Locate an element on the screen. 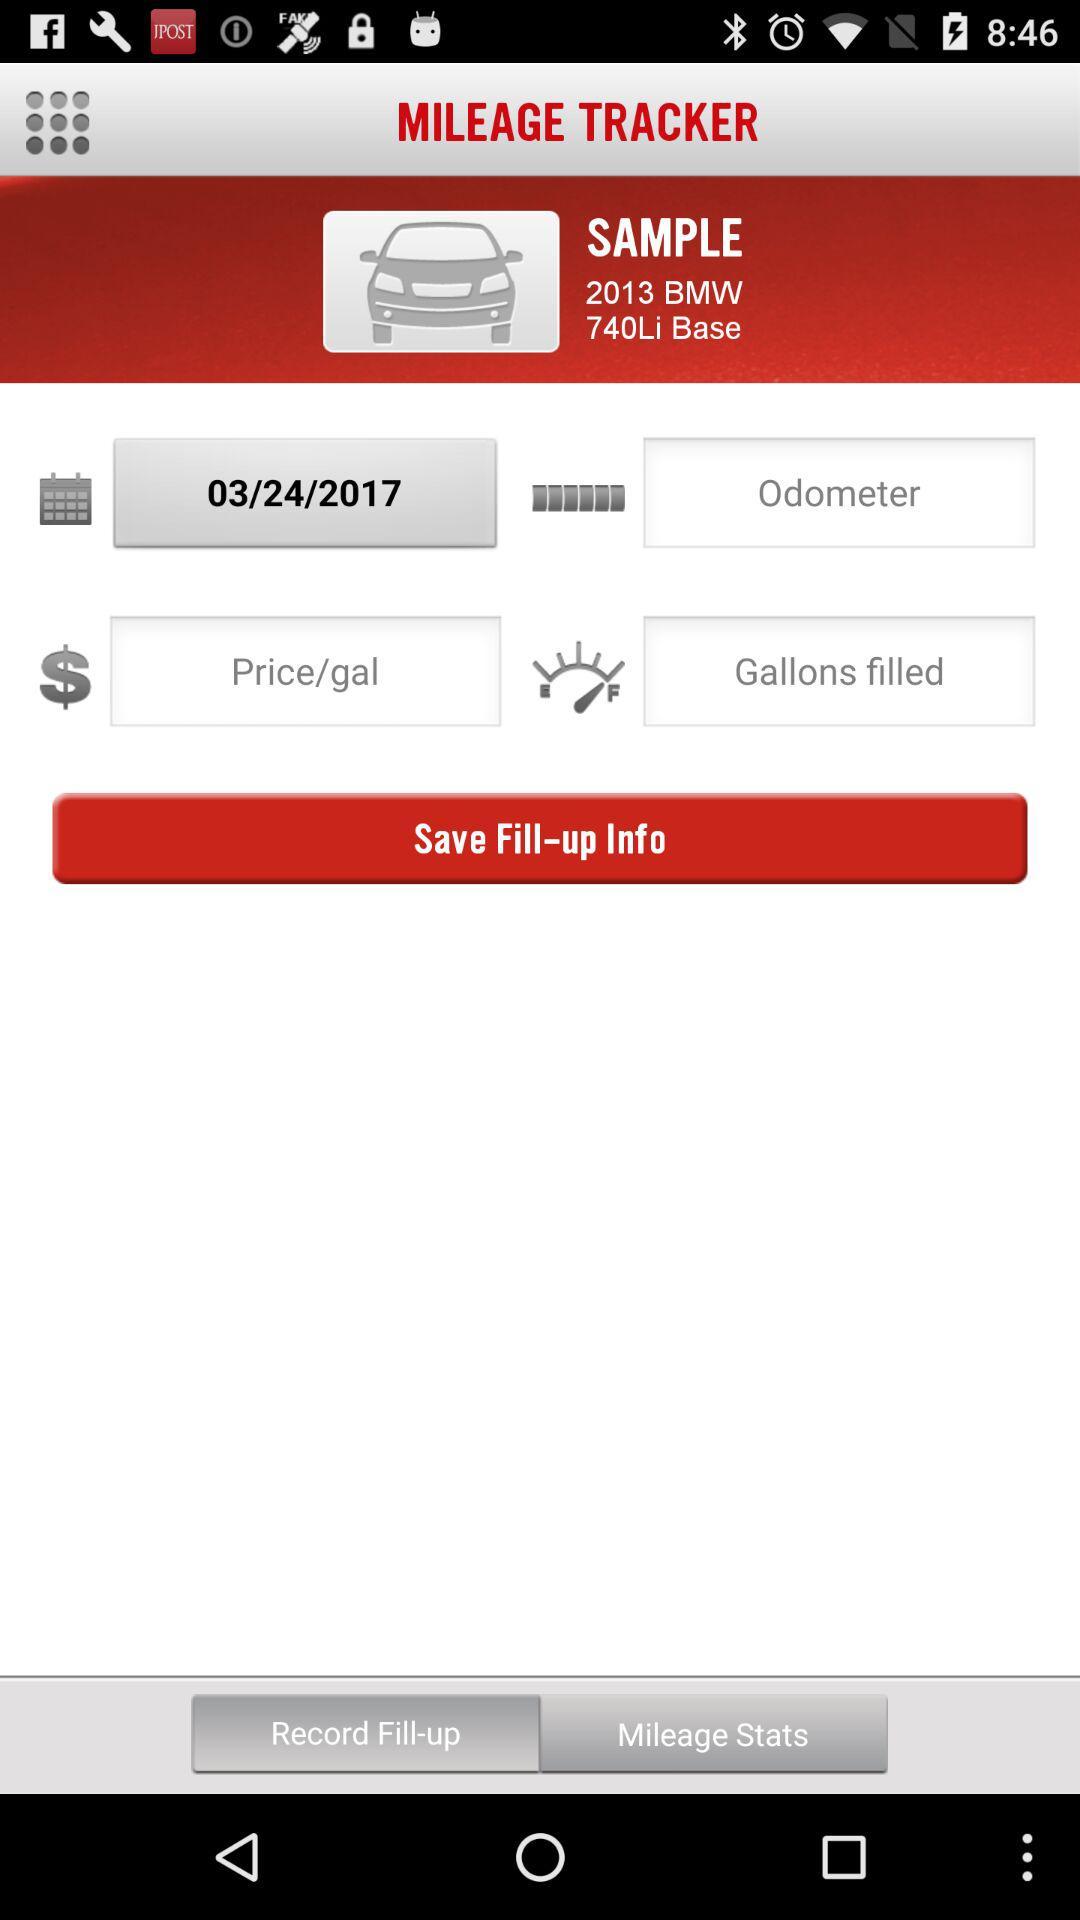 The width and height of the screenshot is (1080, 1920). the button to the right of record fill-up icon is located at coordinates (712, 1733).